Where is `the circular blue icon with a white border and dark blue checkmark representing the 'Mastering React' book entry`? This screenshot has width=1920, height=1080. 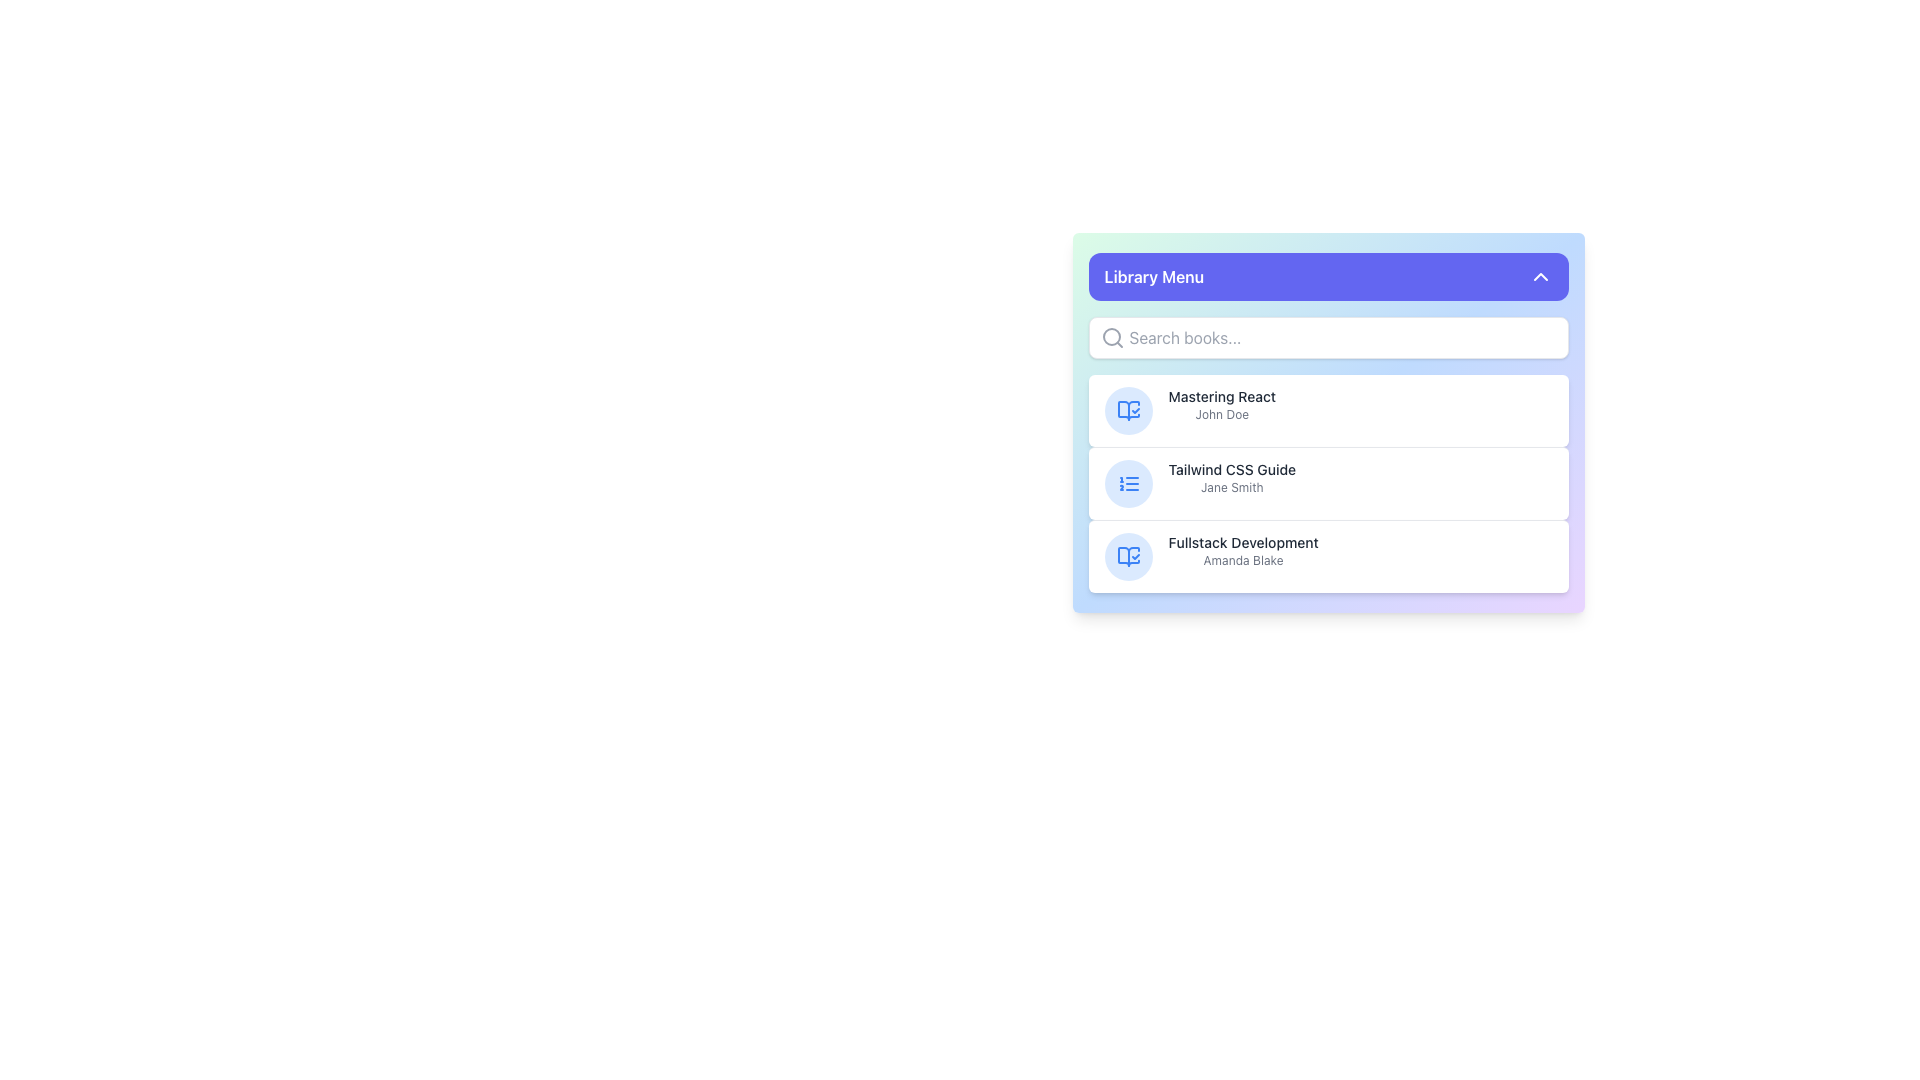 the circular blue icon with a white border and dark blue checkmark representing the 'Mastering React' book entry is located at coordinates (1128, 410).